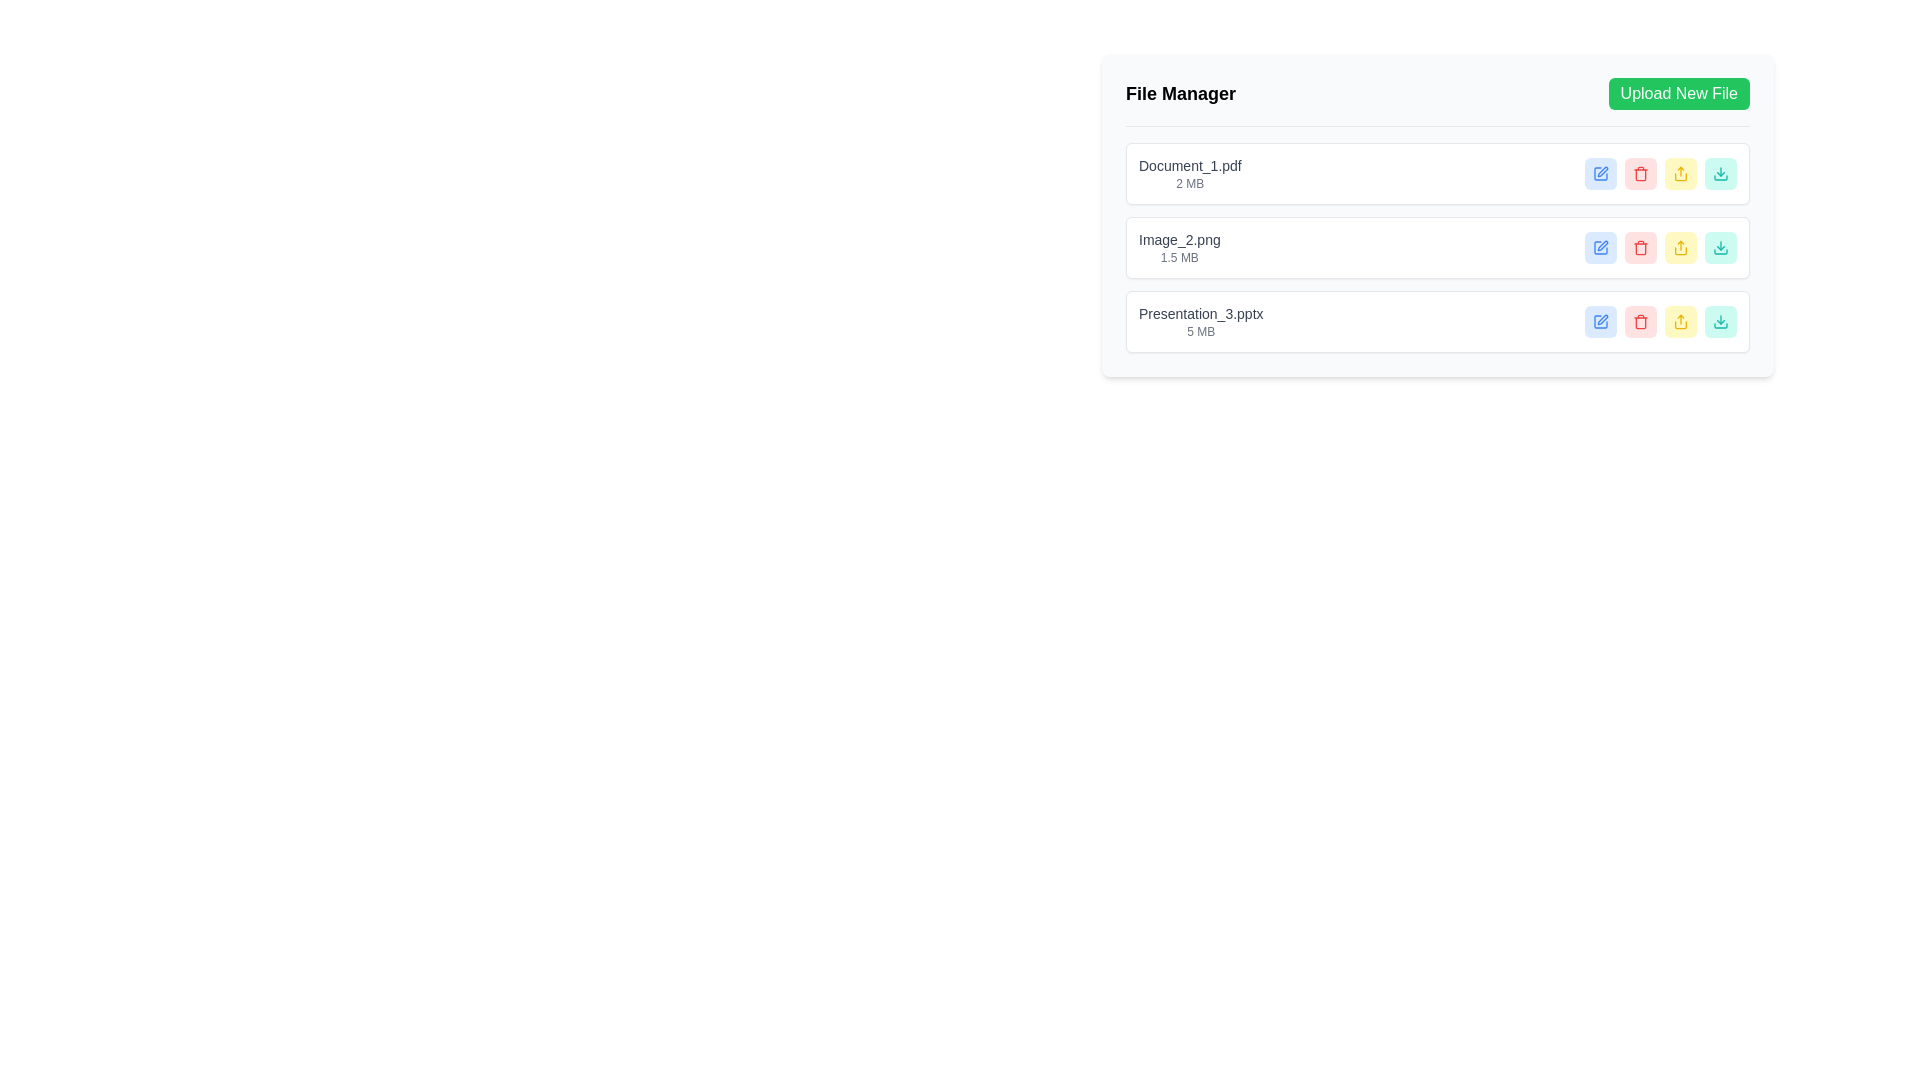 The image size is (1920, 1080). I want to click on the download SVG icon located inside the rightmost button of the last row in the file manager table to initiate the file download, so click(1720, 320).